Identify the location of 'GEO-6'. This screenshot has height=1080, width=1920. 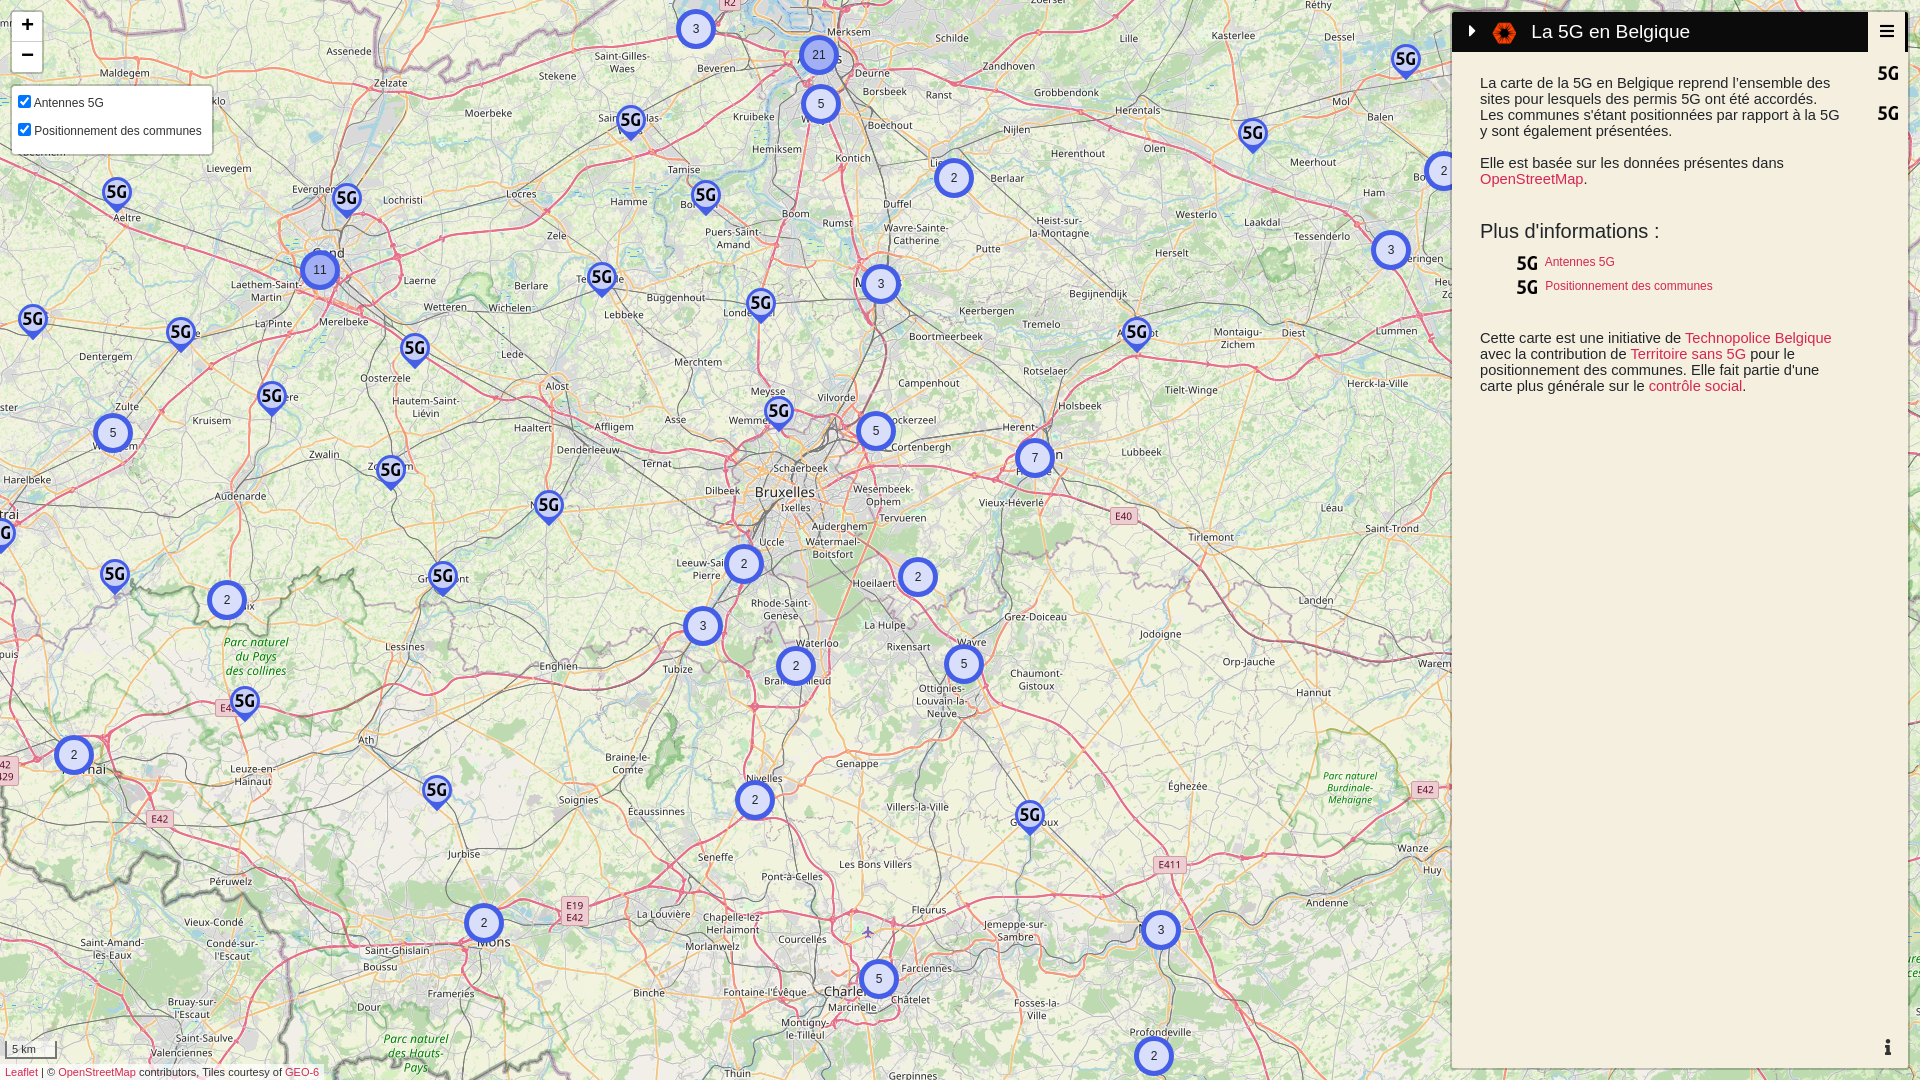
(283, 1071).